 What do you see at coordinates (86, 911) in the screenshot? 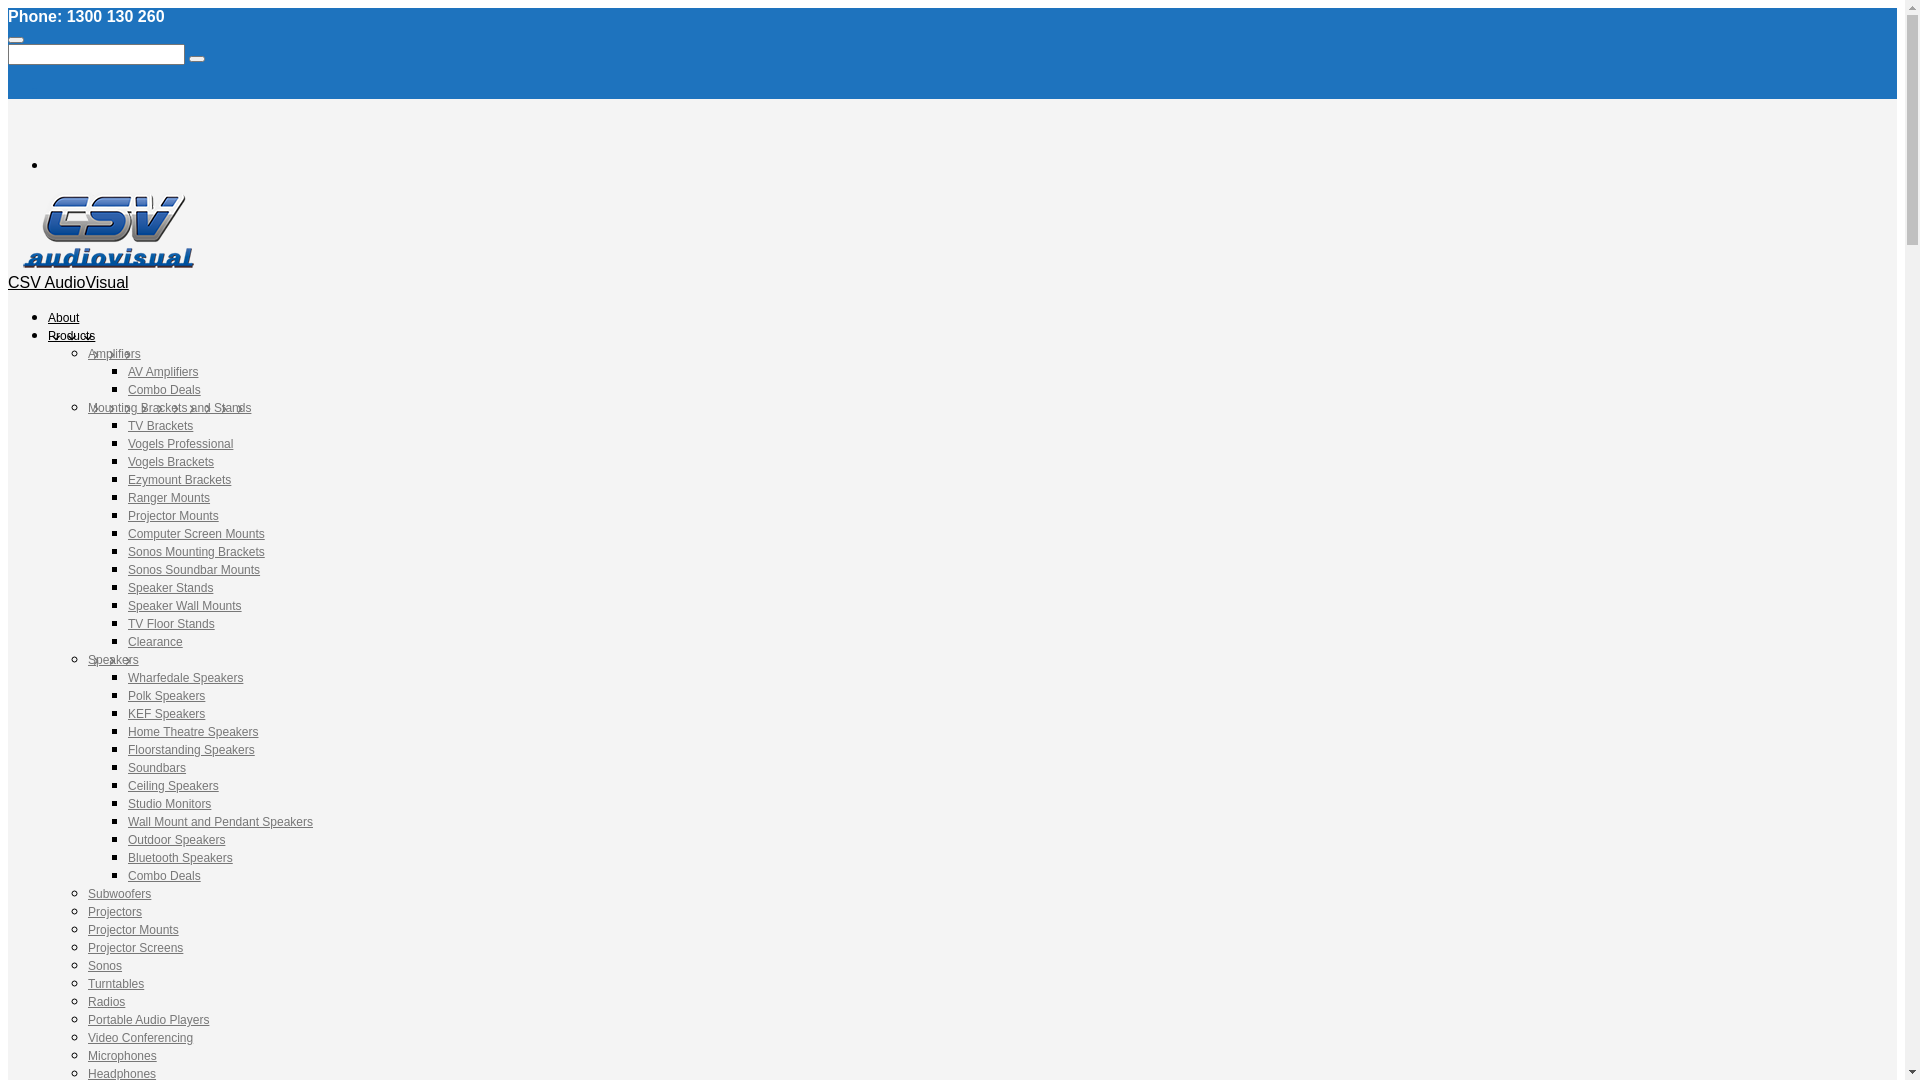
I see `'Projectors'` at bounding box center [86, 911].